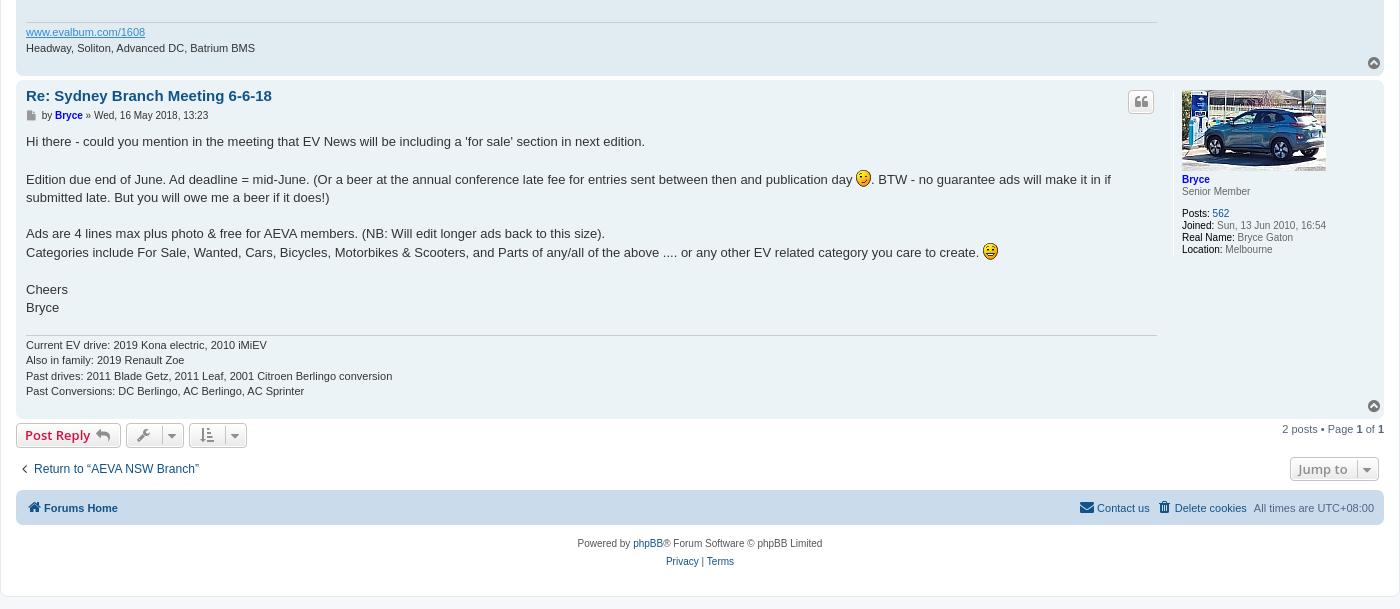 The image size is (1400, 609). I want to click on 'Categories include For Sale, Wanted, Cars, Bicycles, Motorbikes & Scooters, and Parts of any/all of the above .... or any other EV related category you care to create.', so click(504, 251).